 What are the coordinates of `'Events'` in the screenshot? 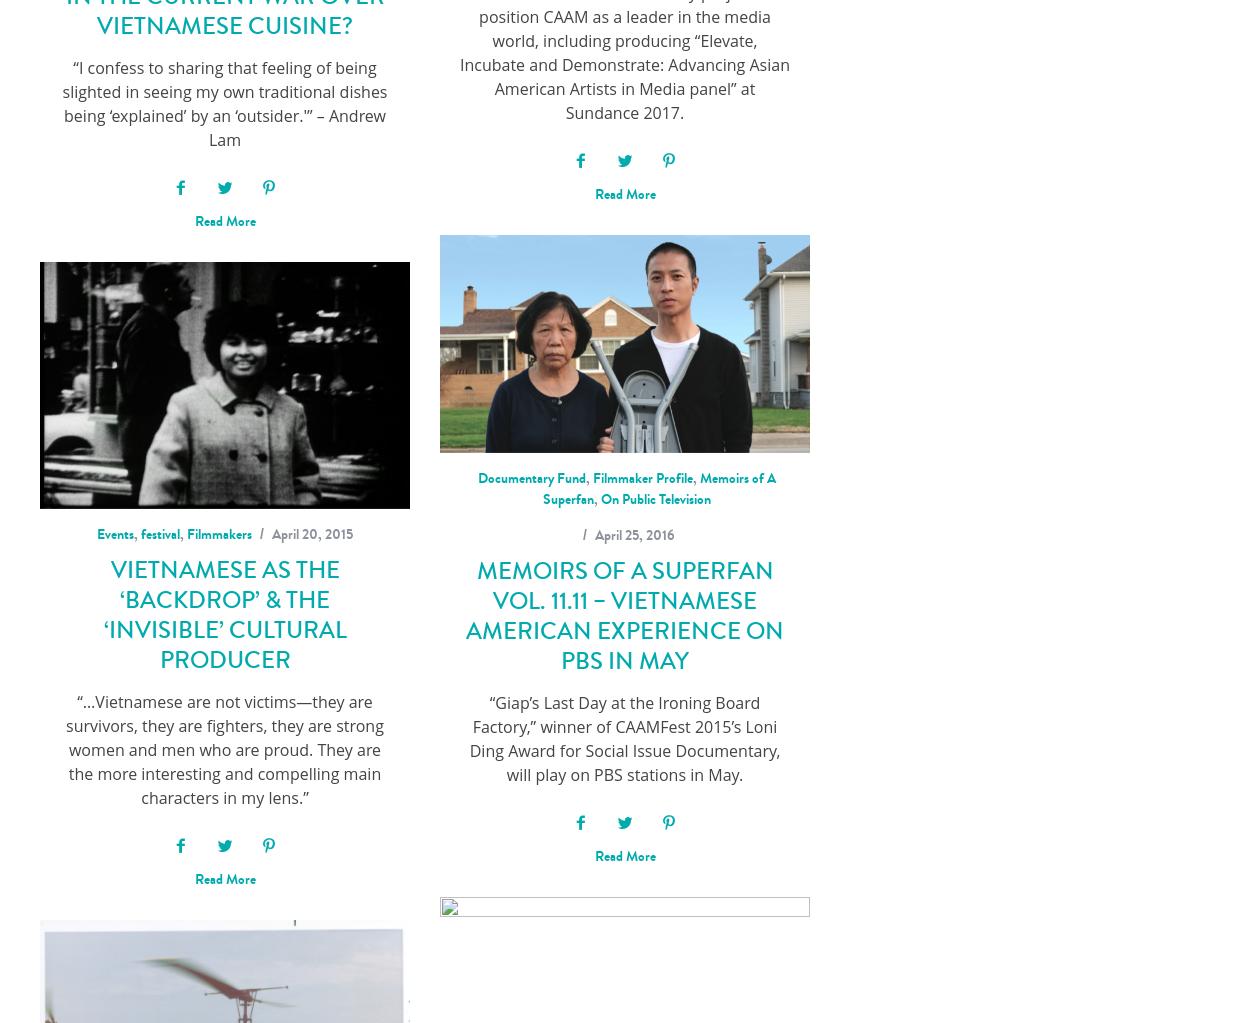 It's located at (114, 533).